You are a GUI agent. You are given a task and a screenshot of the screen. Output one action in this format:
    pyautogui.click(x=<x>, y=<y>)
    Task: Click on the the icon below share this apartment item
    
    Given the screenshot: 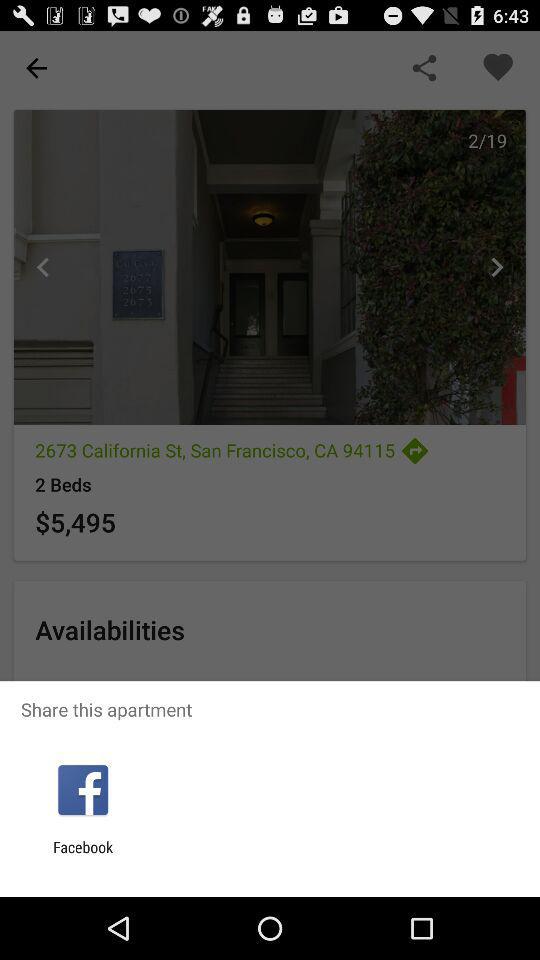 What is the action you would take?
    pyautogui.click(x=82, y=790)
    